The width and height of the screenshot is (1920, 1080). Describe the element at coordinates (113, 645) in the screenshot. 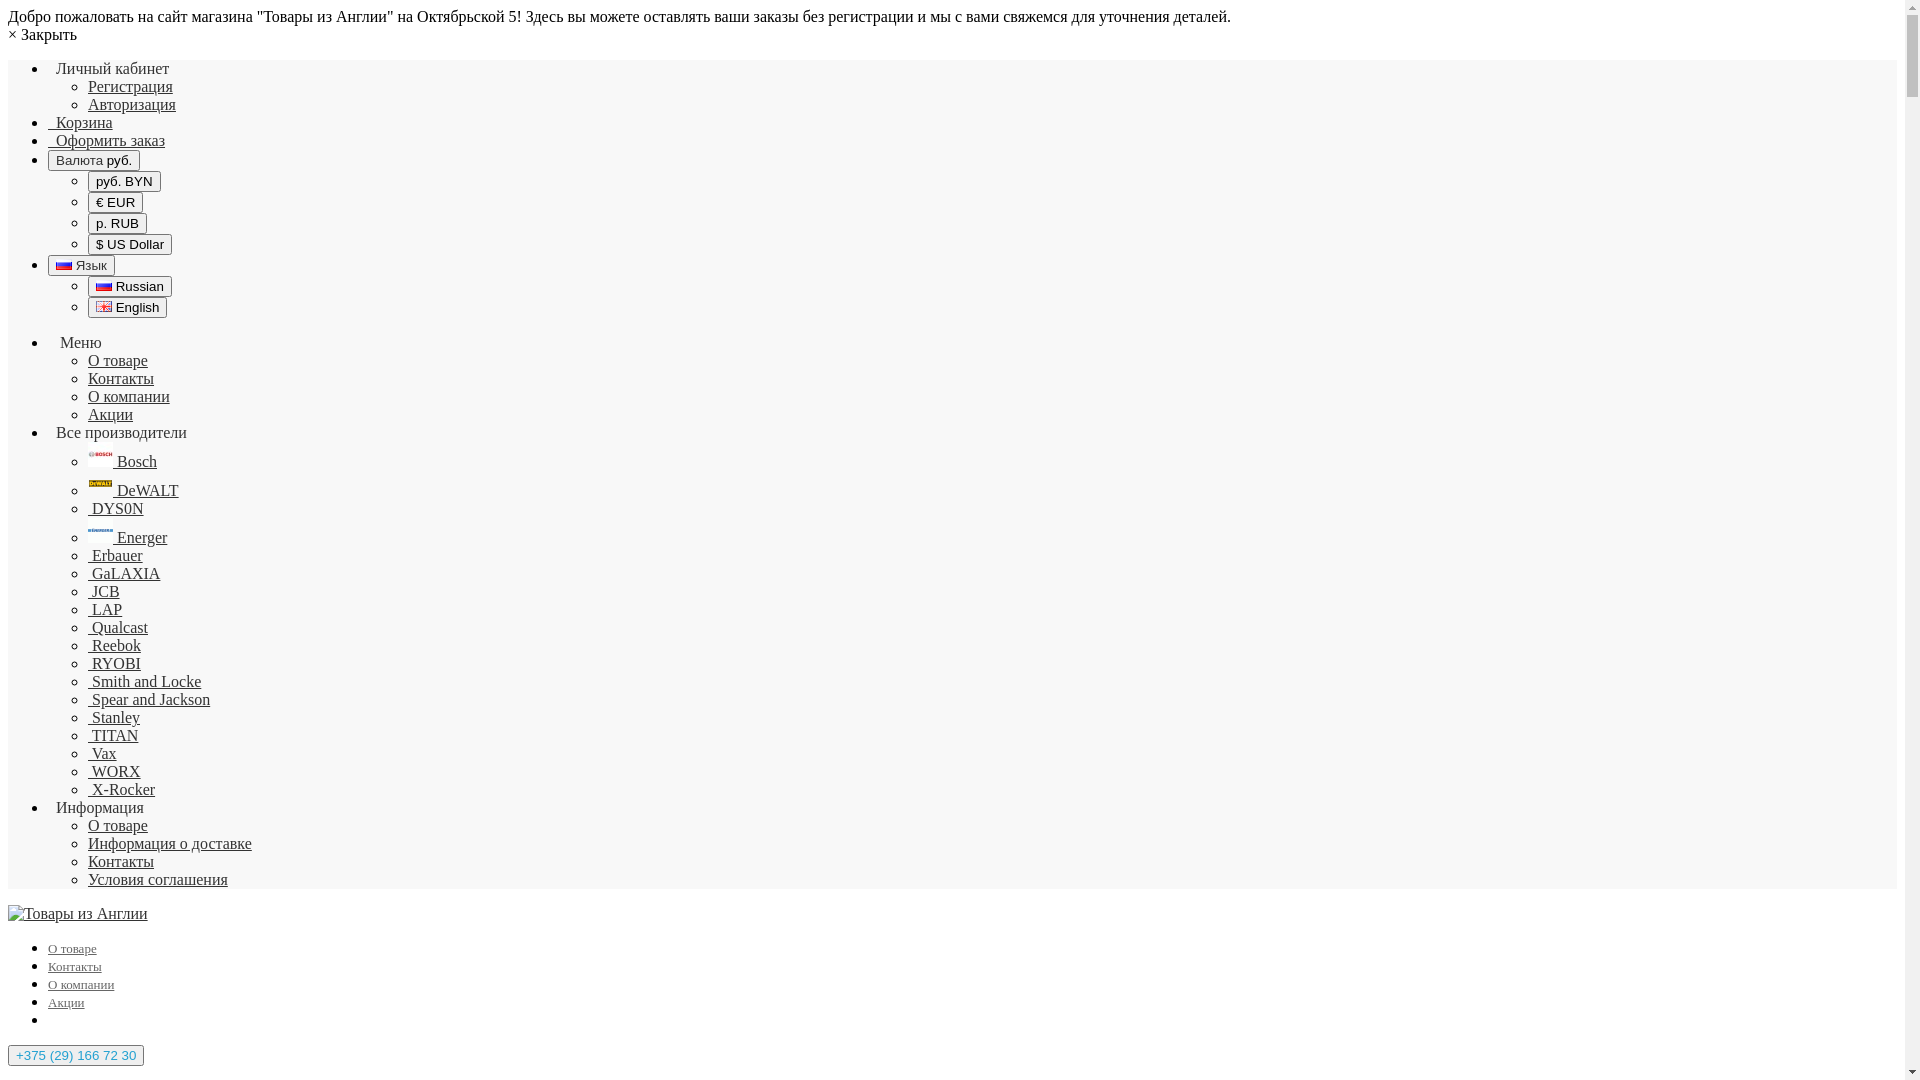

I see `'Reebok'` at that location.